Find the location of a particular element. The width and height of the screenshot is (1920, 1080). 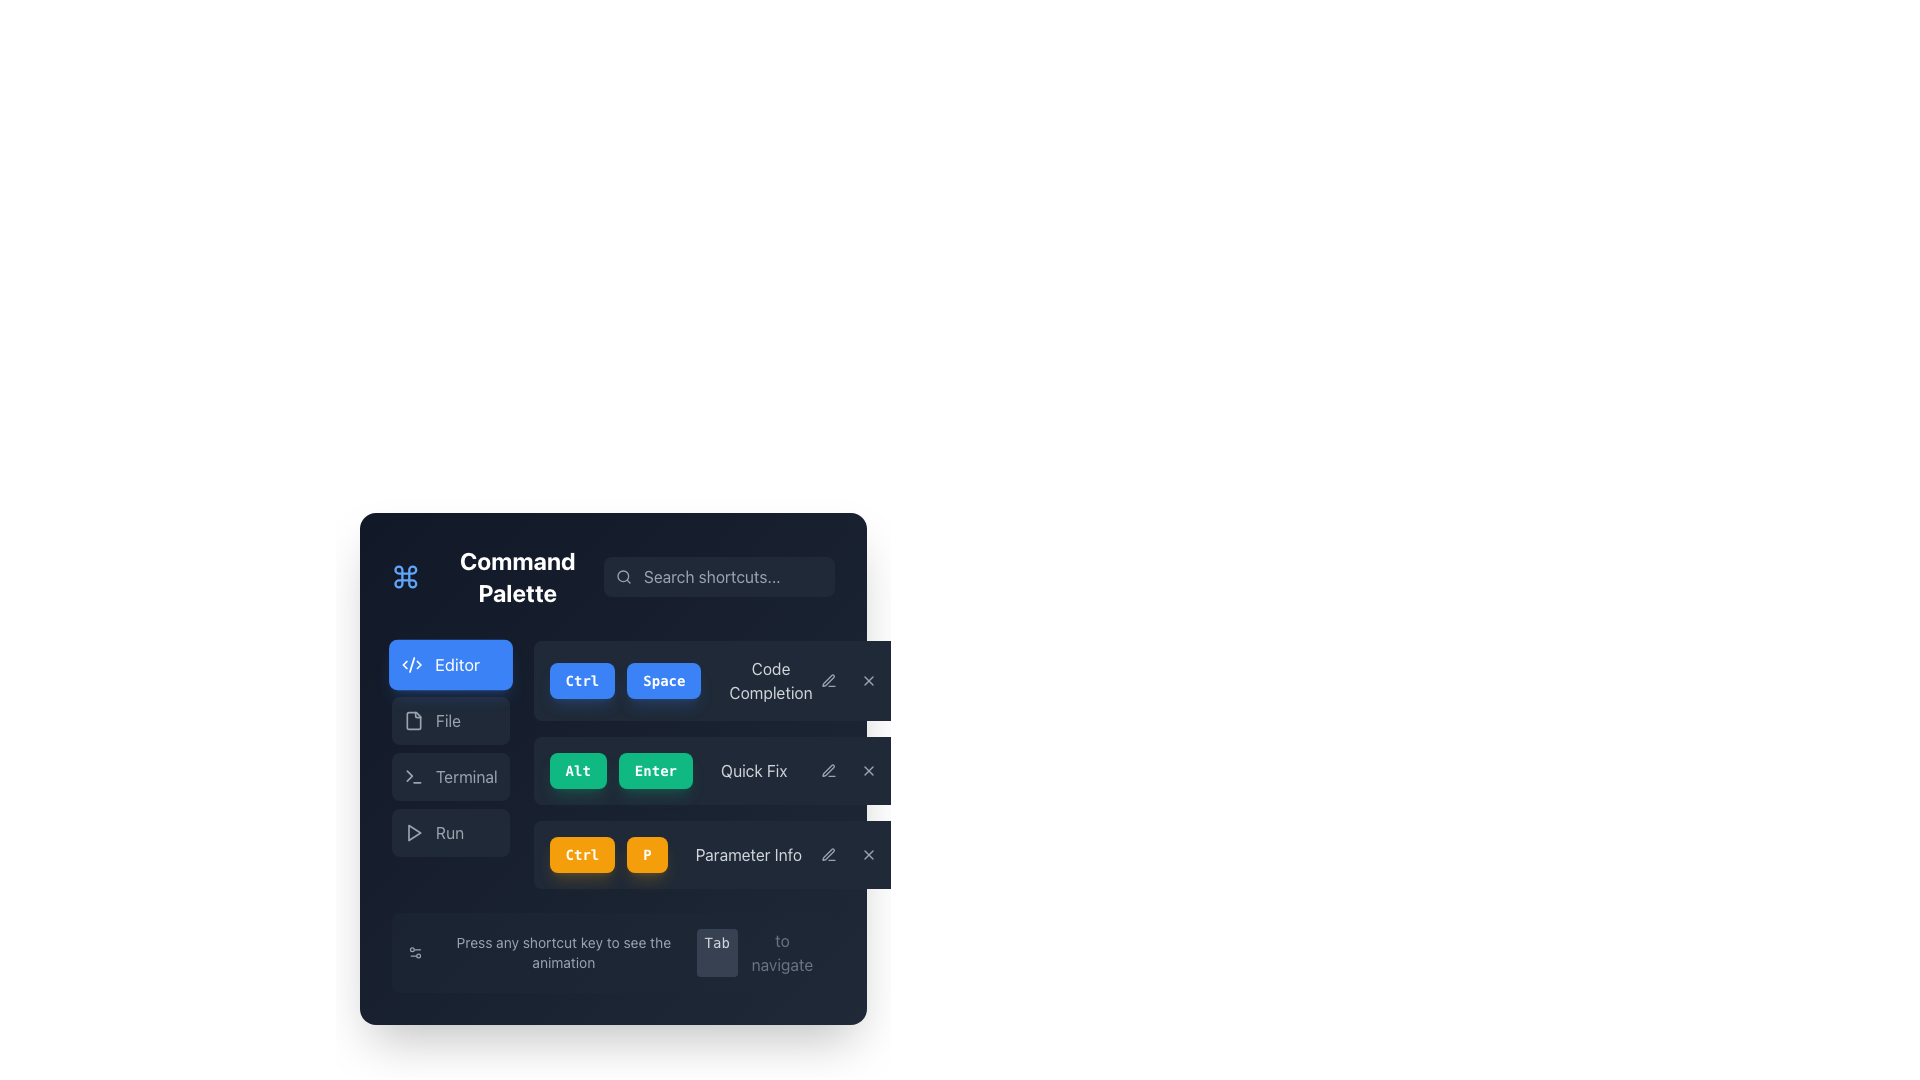

the 'Terminal' button, which is a rounded rectangle with a dark background and light gray text, located as the third item in a vertical list of buttons is located at coordinates (449, 775).